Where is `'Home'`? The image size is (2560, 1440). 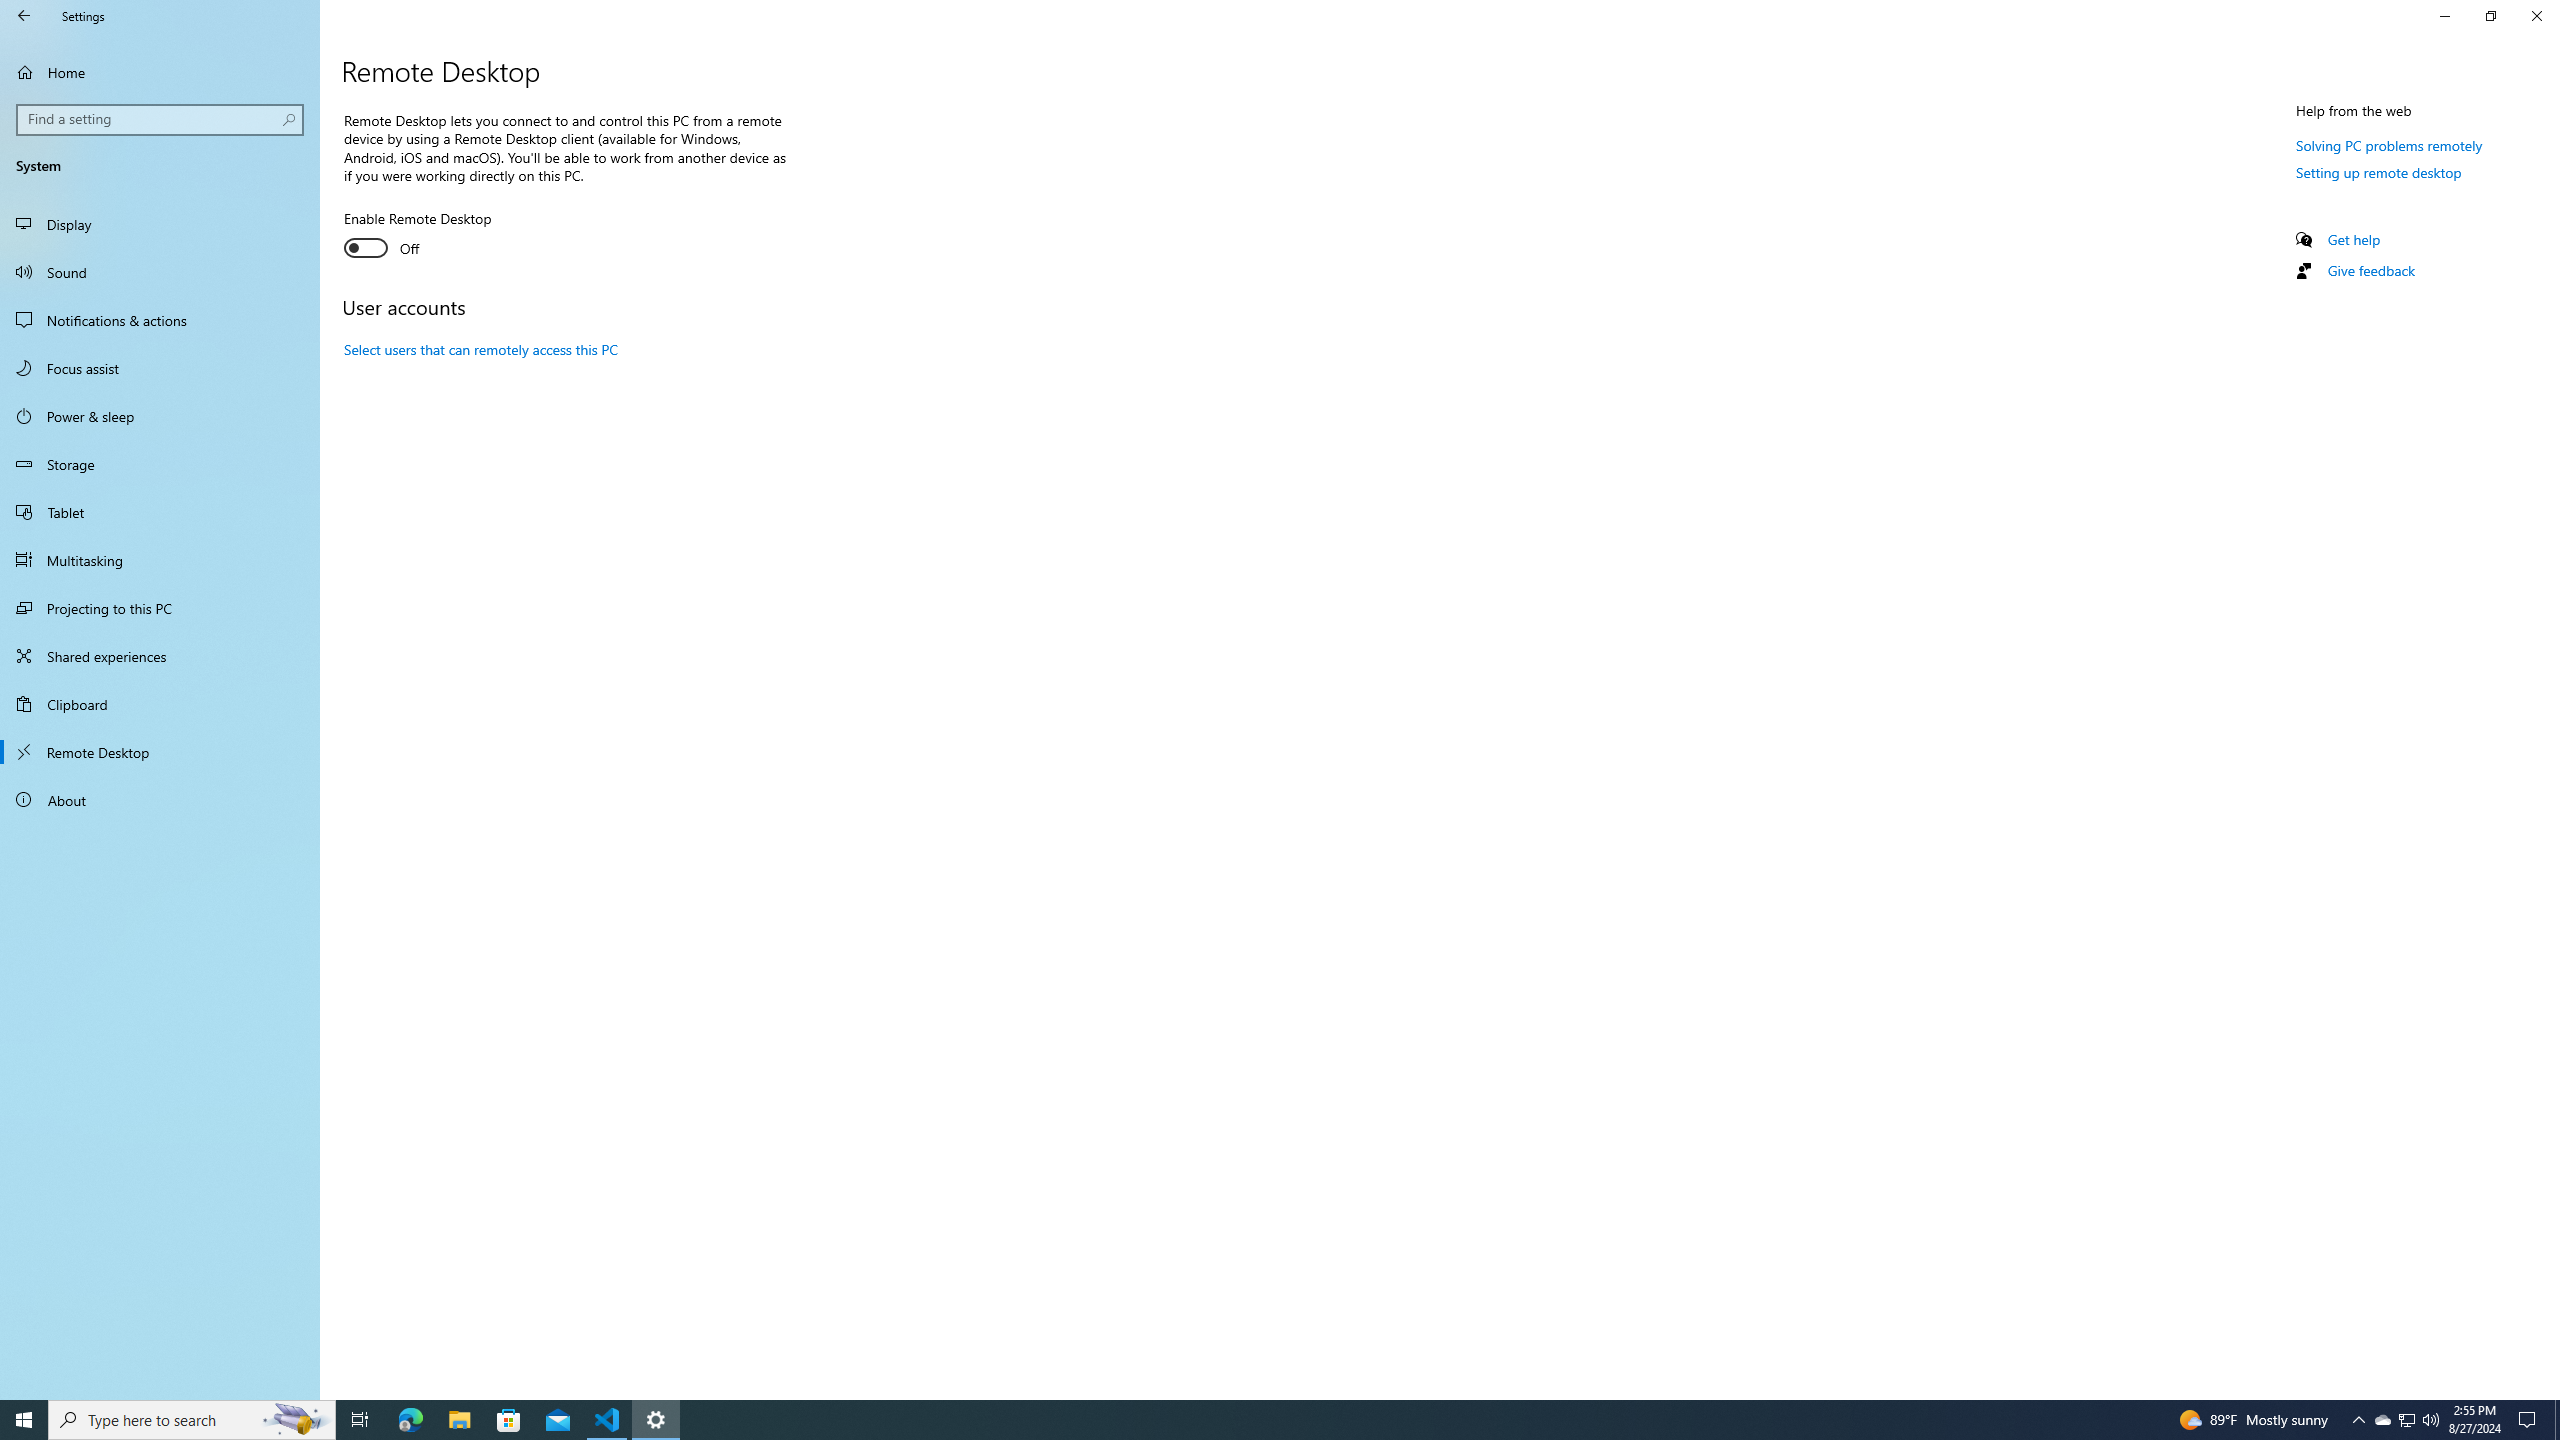 'Home' is located at coordinates (159, 72).